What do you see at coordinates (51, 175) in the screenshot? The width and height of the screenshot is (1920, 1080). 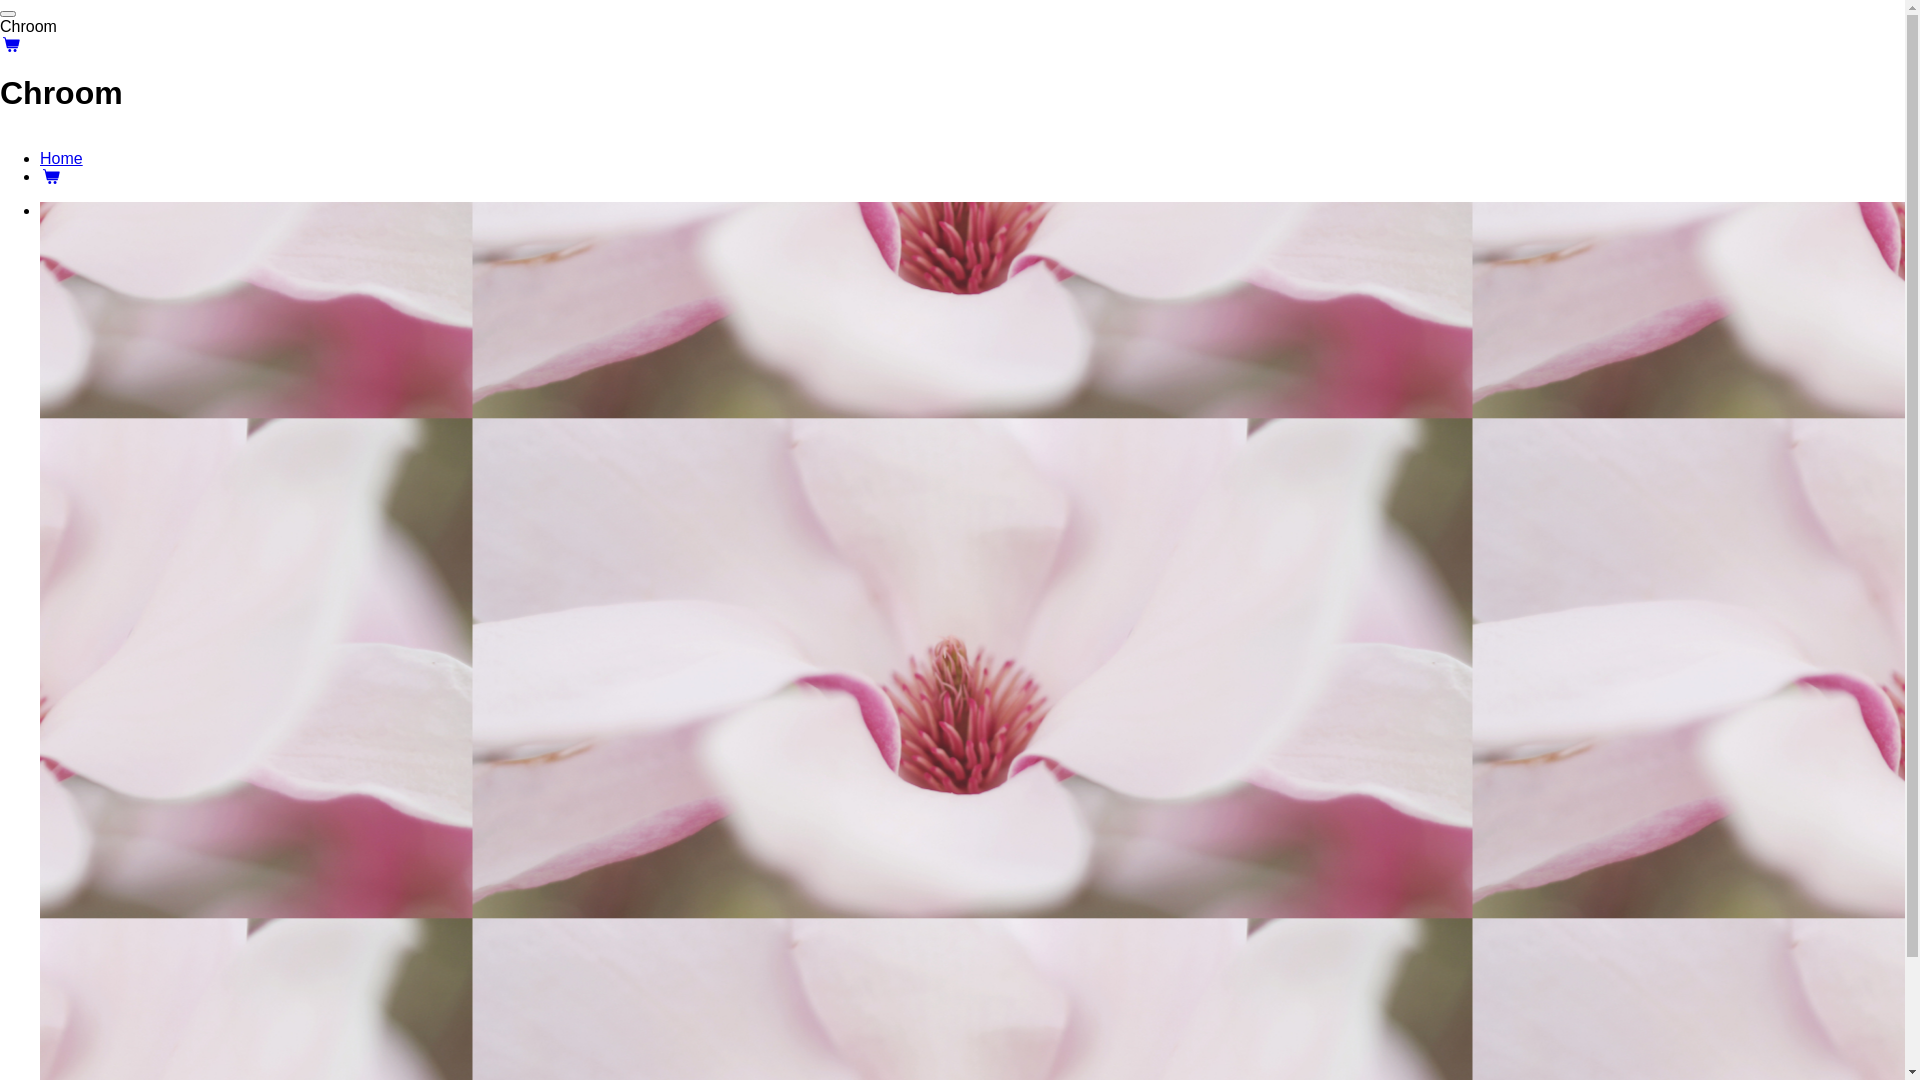 I see `'Winkelwagen'` at bounding box center [51, 175].